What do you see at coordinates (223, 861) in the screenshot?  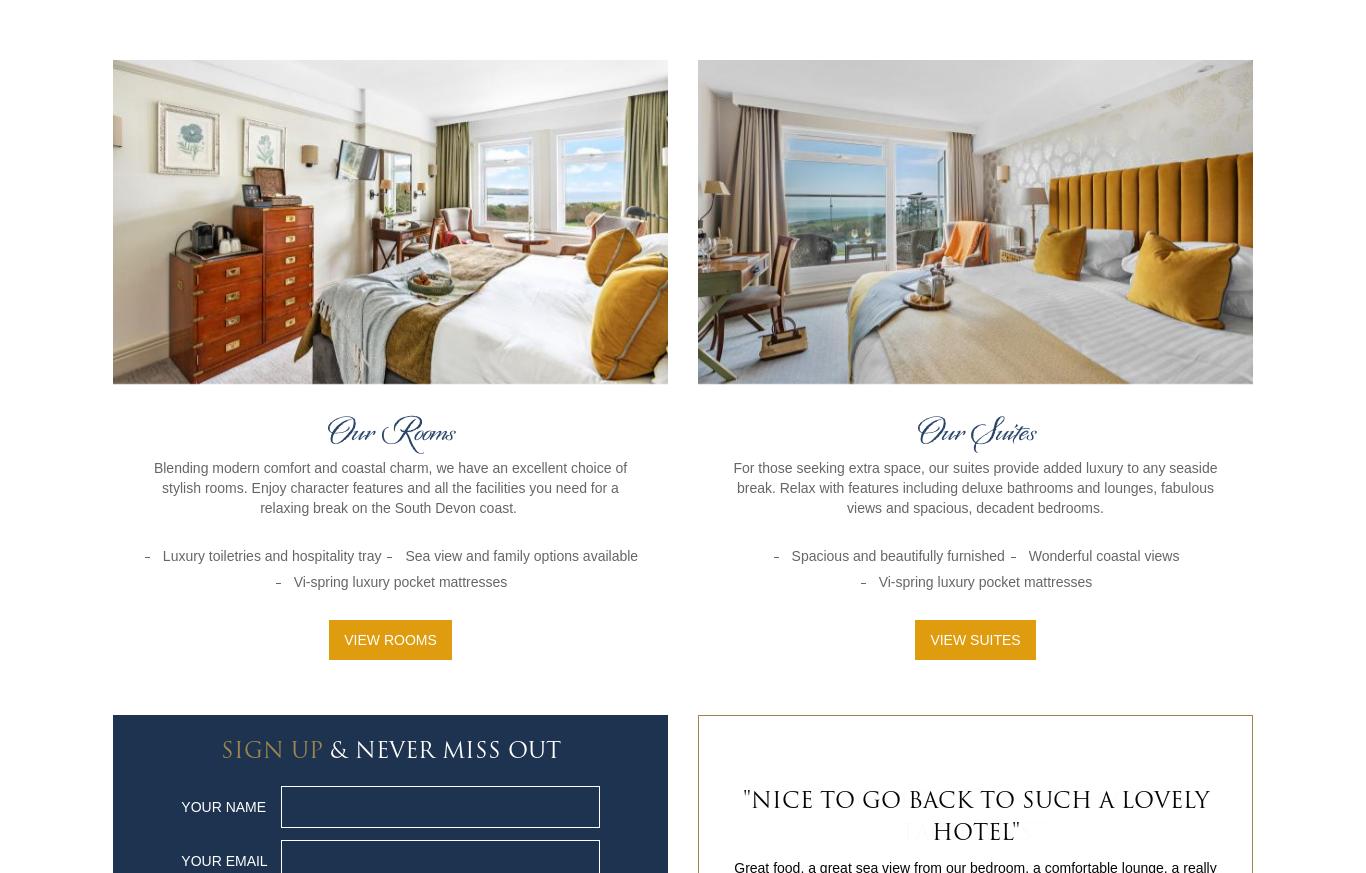 I see `'Your Email'` at bounding box center [223, 861].